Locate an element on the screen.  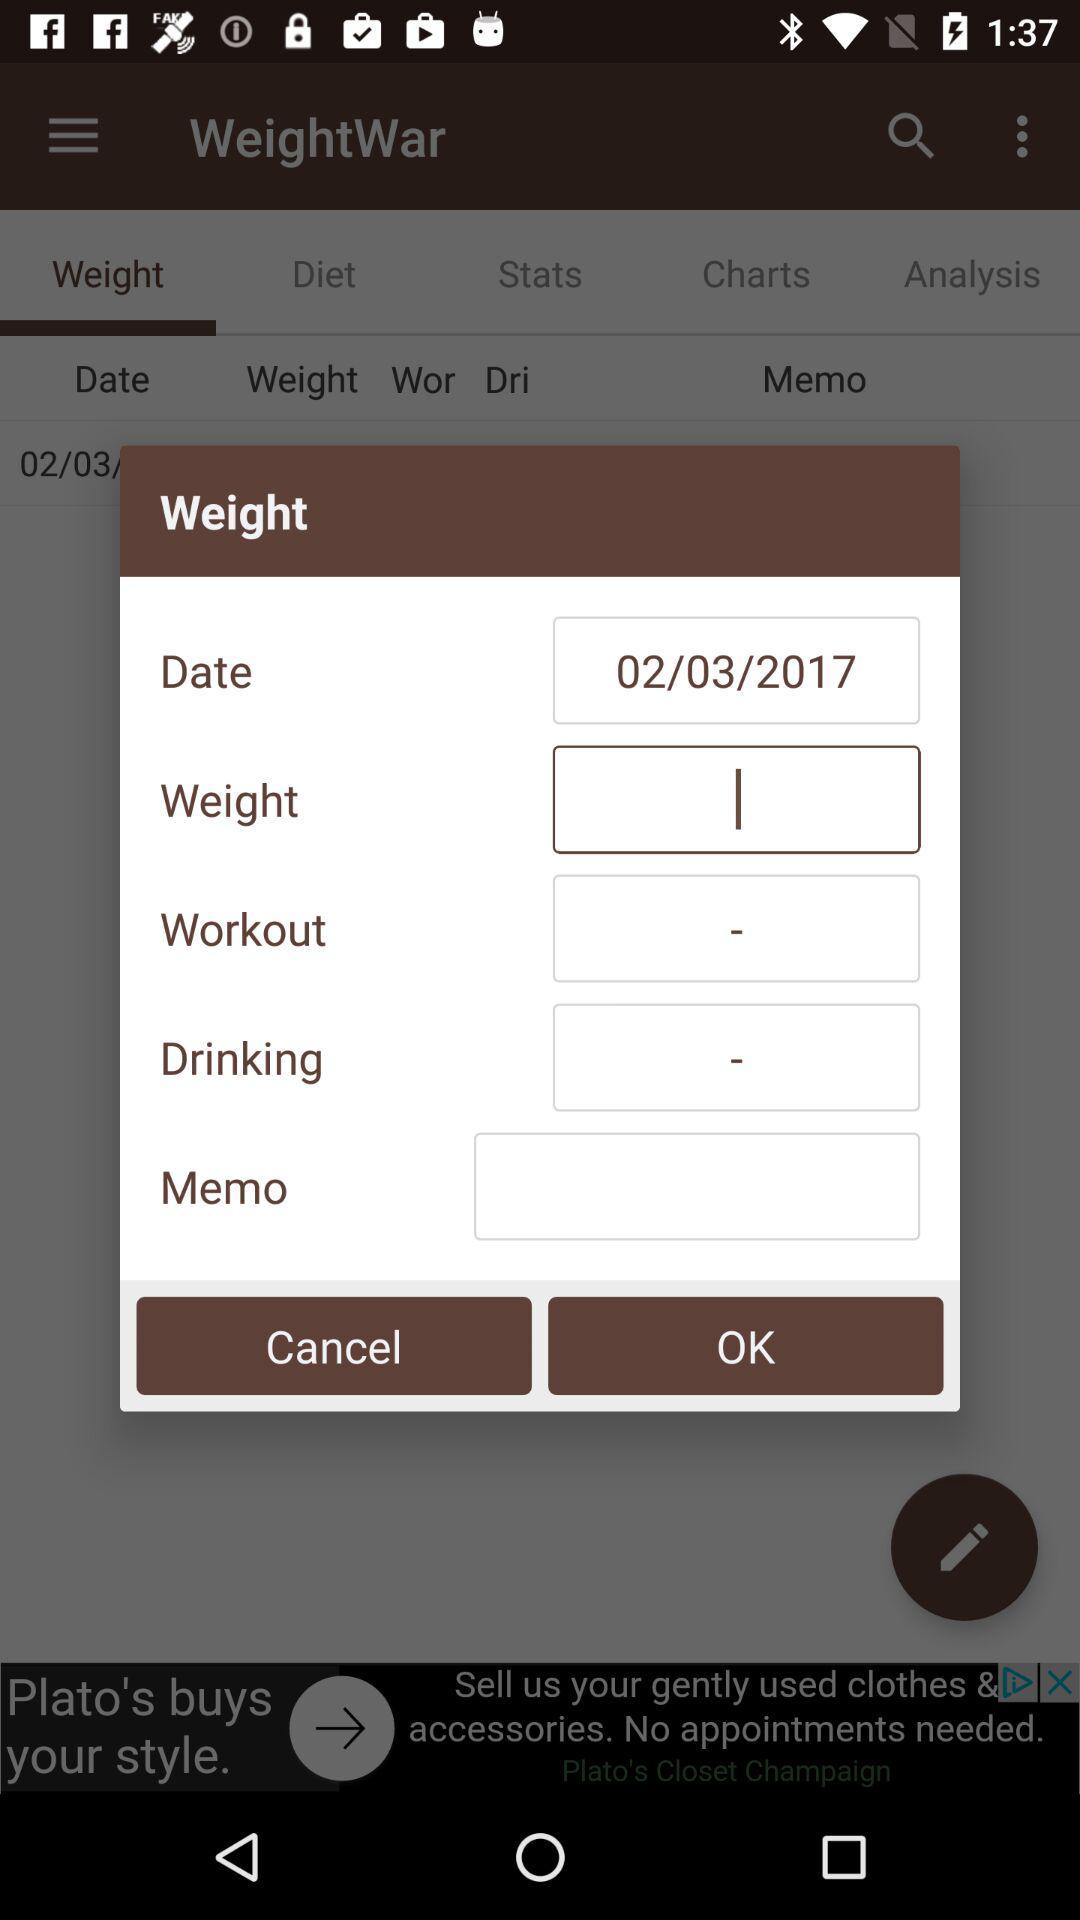
ok is located at coordinates (745, 1345).